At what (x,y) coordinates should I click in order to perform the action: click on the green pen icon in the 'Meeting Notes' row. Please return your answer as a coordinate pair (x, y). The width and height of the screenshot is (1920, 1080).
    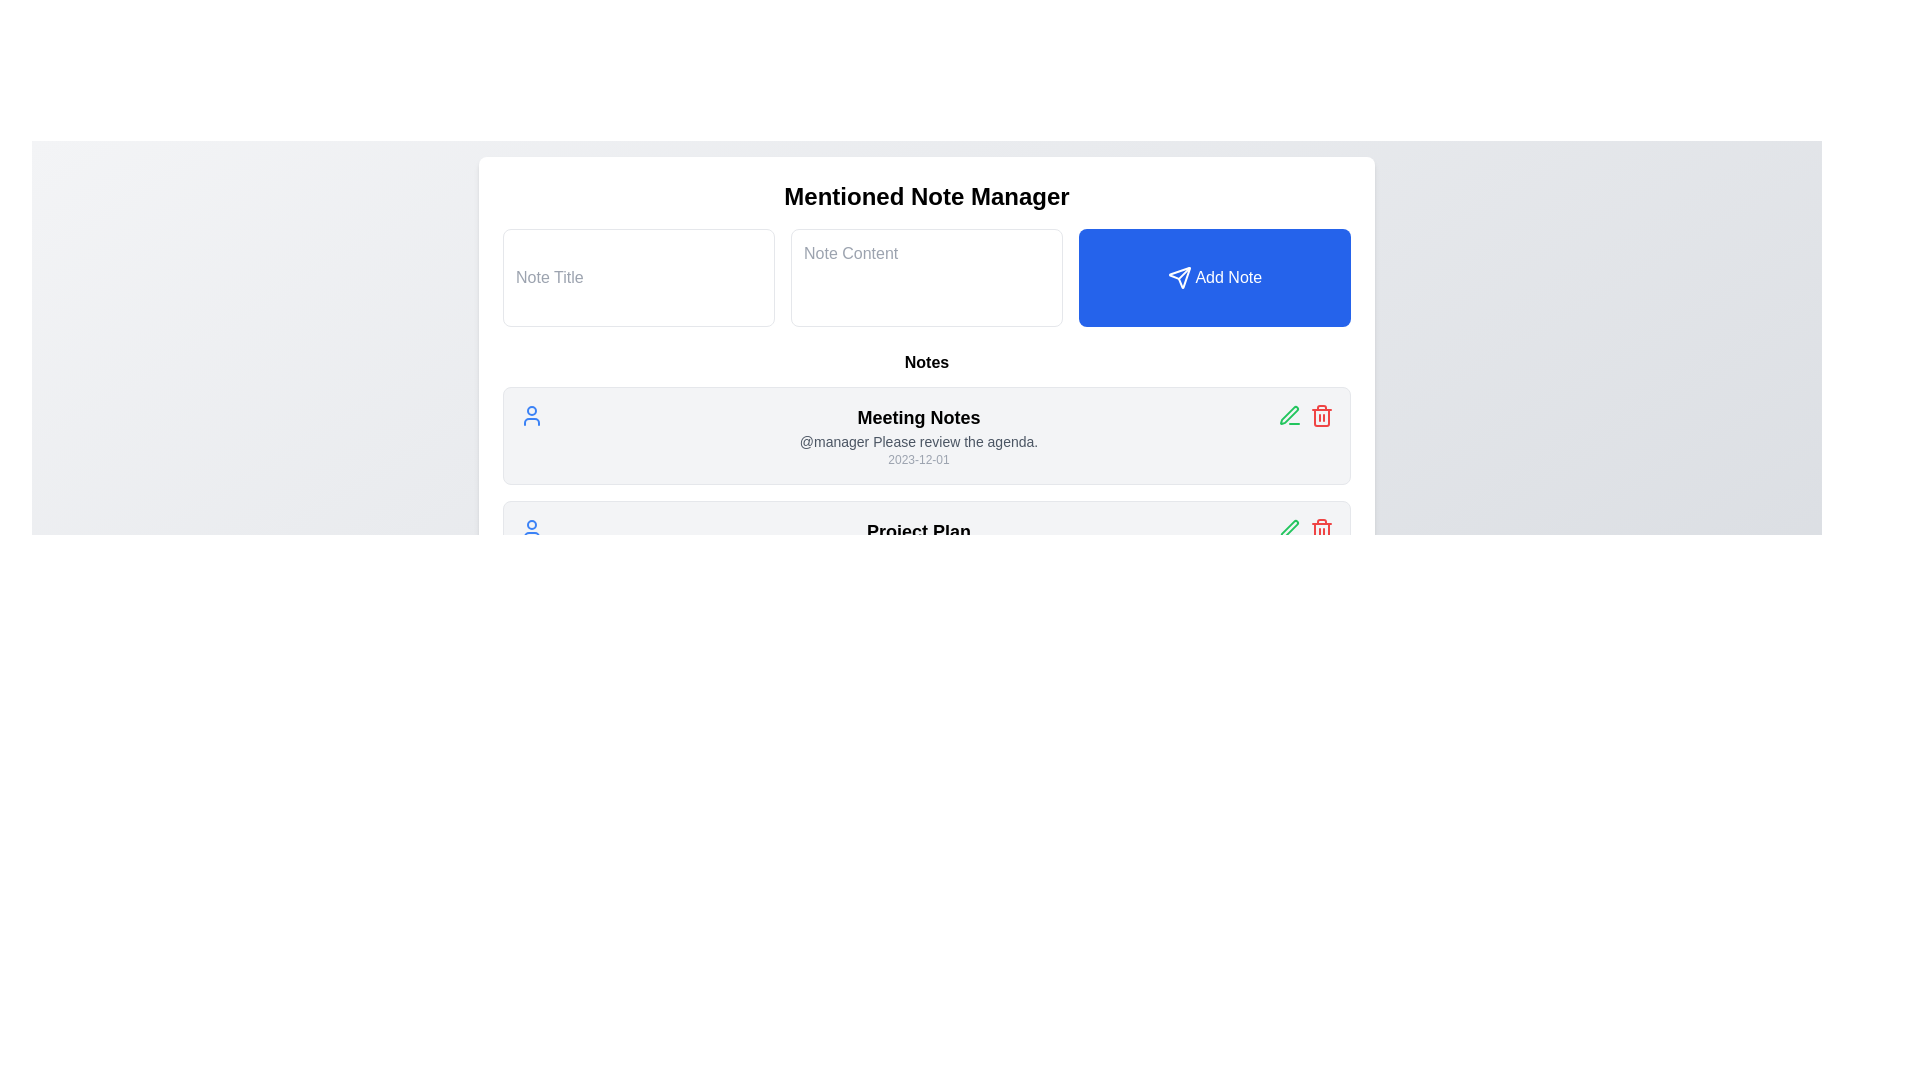
    Looking at the image, I should click on (1290, 415).